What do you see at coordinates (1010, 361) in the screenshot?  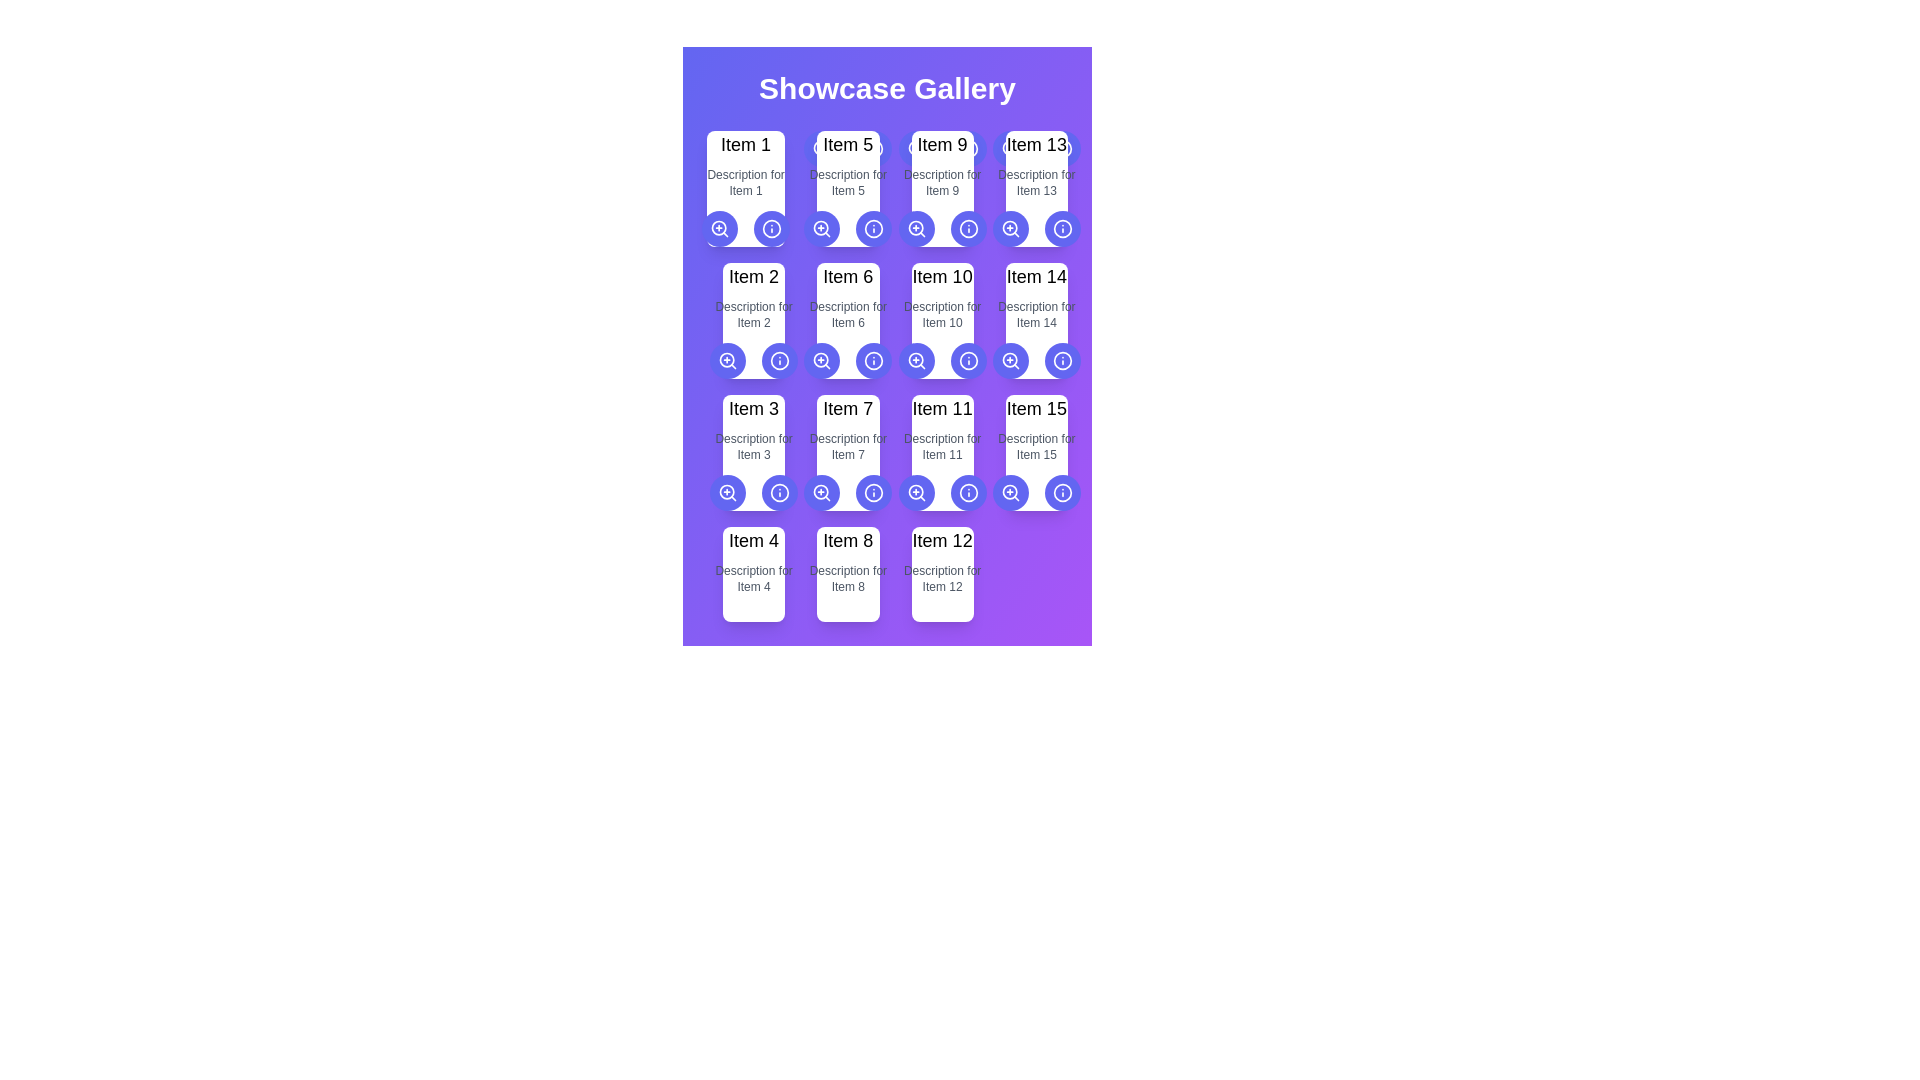 I see `the first button in the pair located under the card labeled 'Item 14' in the Showcase Gallery` at bounding box center [1010, 361].